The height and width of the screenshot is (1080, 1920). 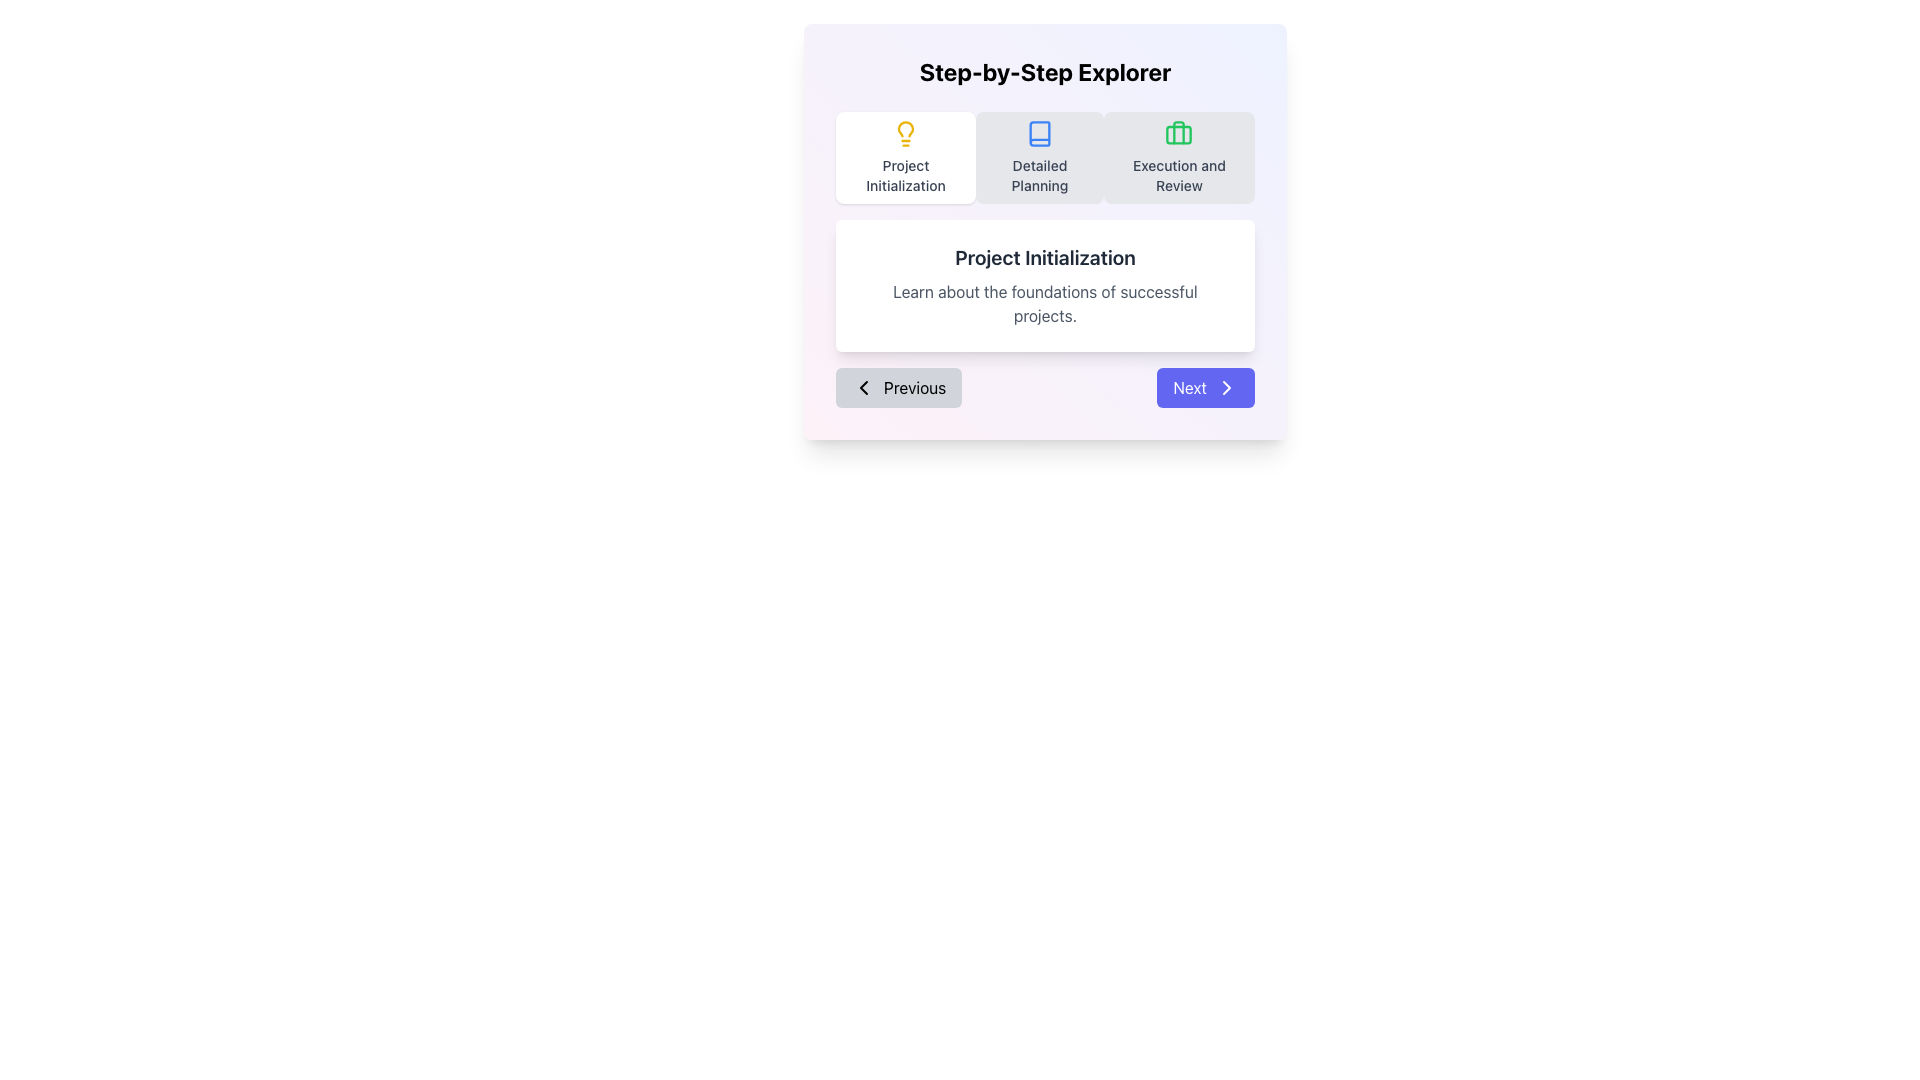 What do you see at coordinates (864, 388) in the screenshot?
I see `the 'Previous' button containing the leftward facing chevron icon located at the bottom left side of the card interface` at bounding box center [864, 388].